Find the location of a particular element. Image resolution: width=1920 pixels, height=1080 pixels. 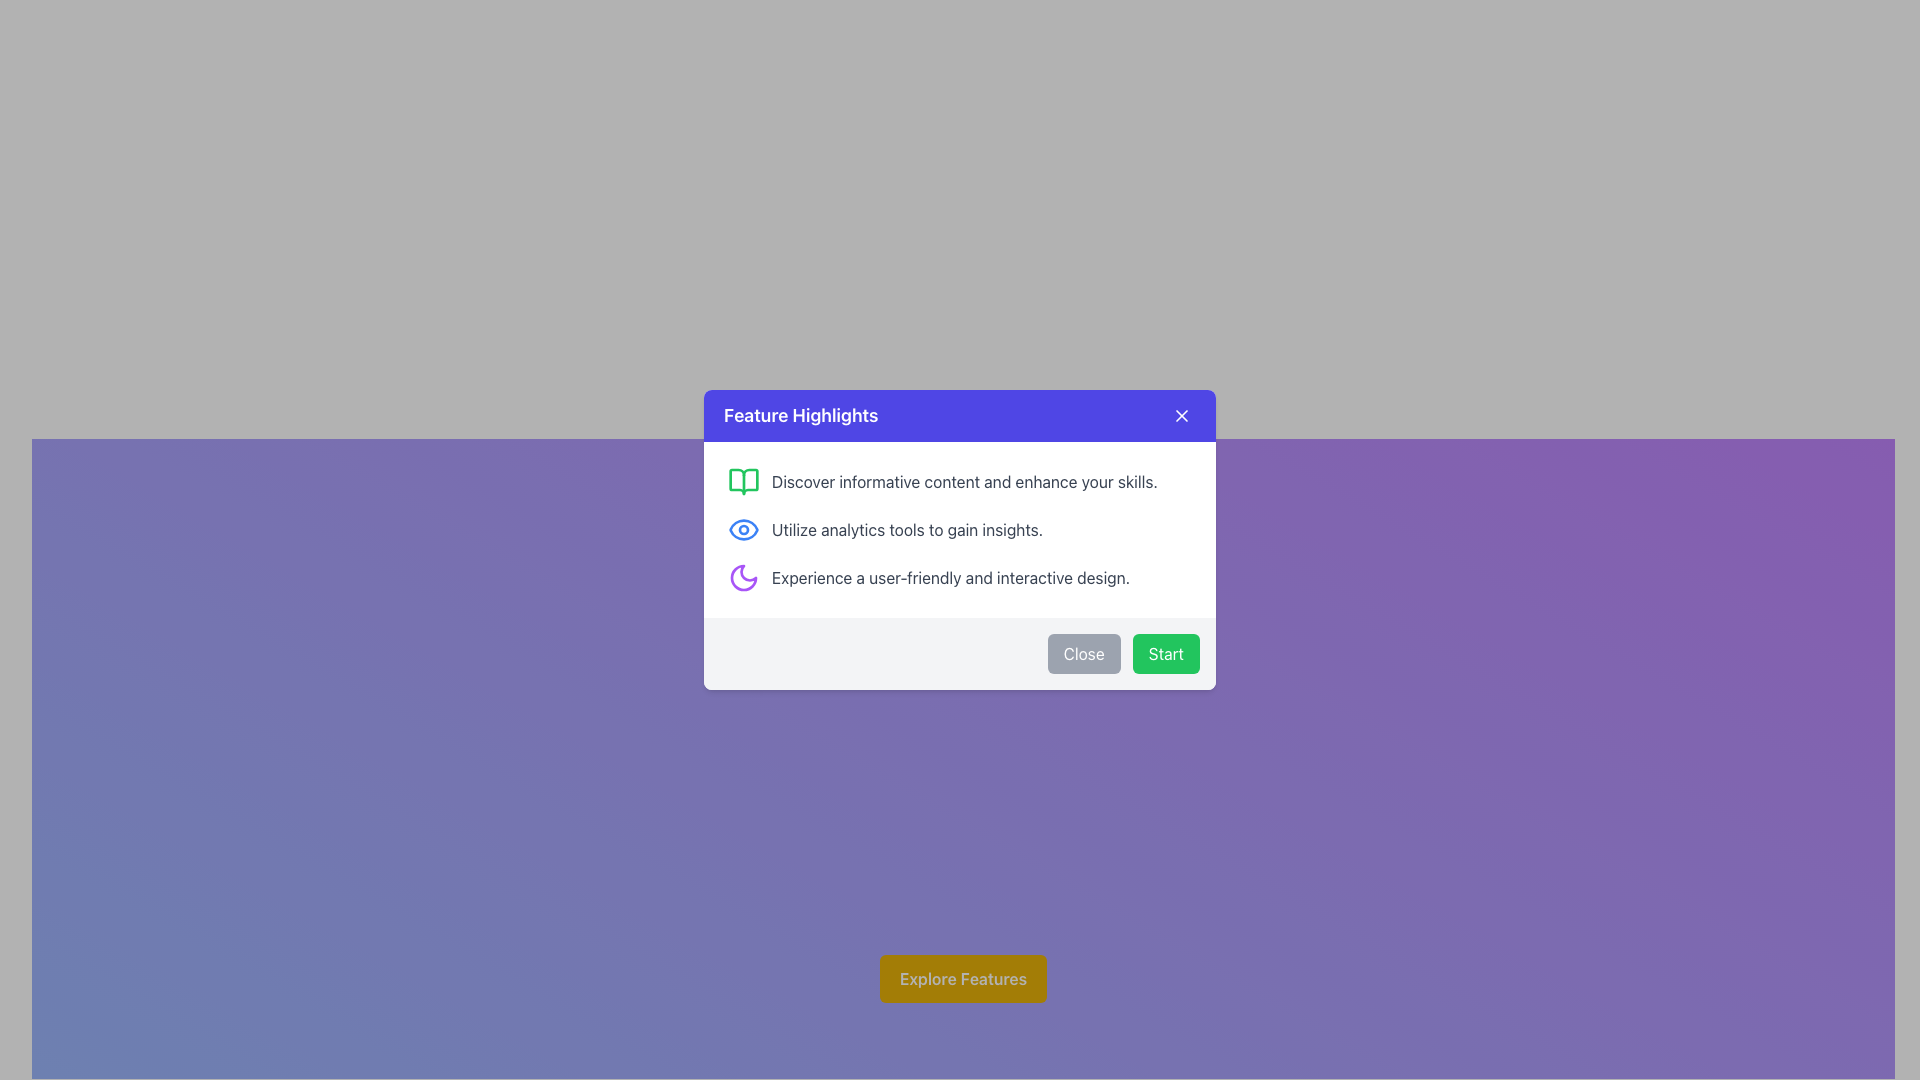

the Close icon, which appears as a diagonal cross in the top-right corner of the 'Feature Highlights' dialog box is located at coordinates (1181, 415).